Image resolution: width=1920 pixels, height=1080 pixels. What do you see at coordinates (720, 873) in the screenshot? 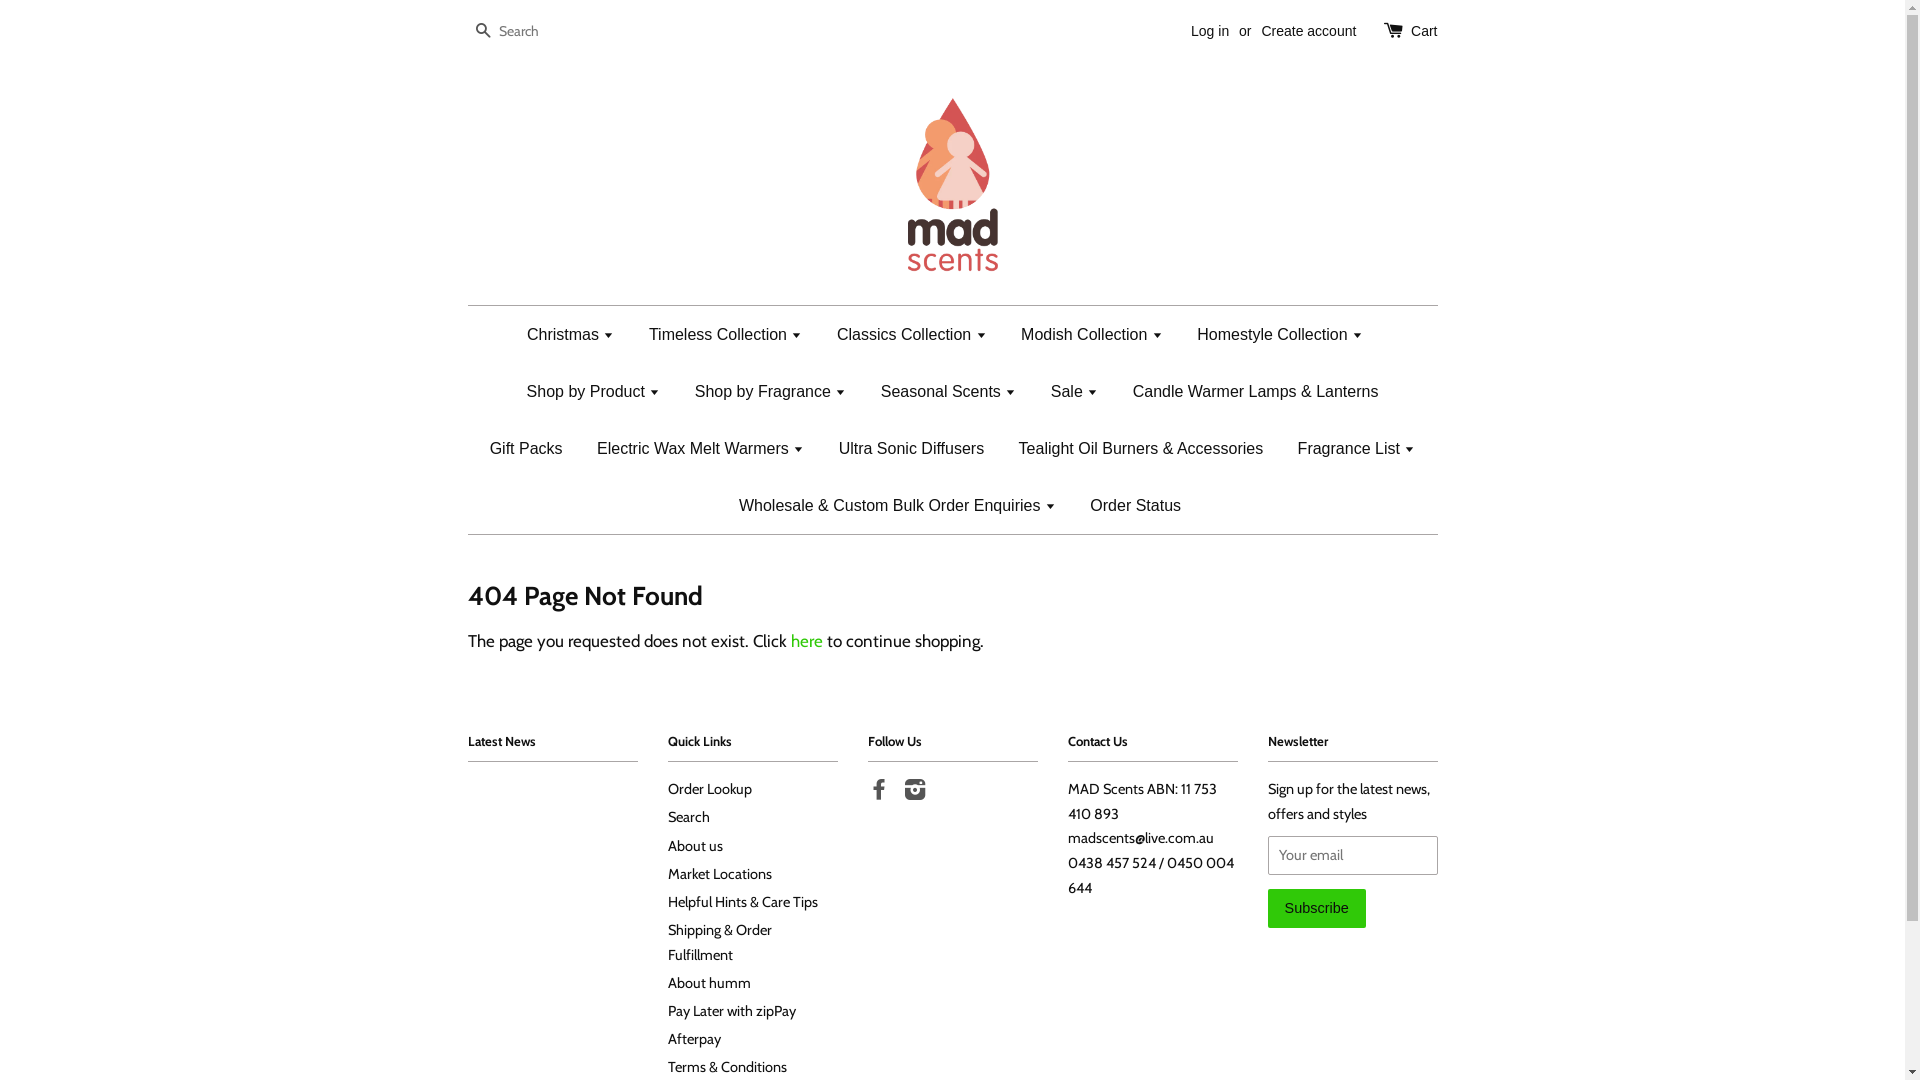
I see `'Market Locations'` at bounding box center [720, 873].